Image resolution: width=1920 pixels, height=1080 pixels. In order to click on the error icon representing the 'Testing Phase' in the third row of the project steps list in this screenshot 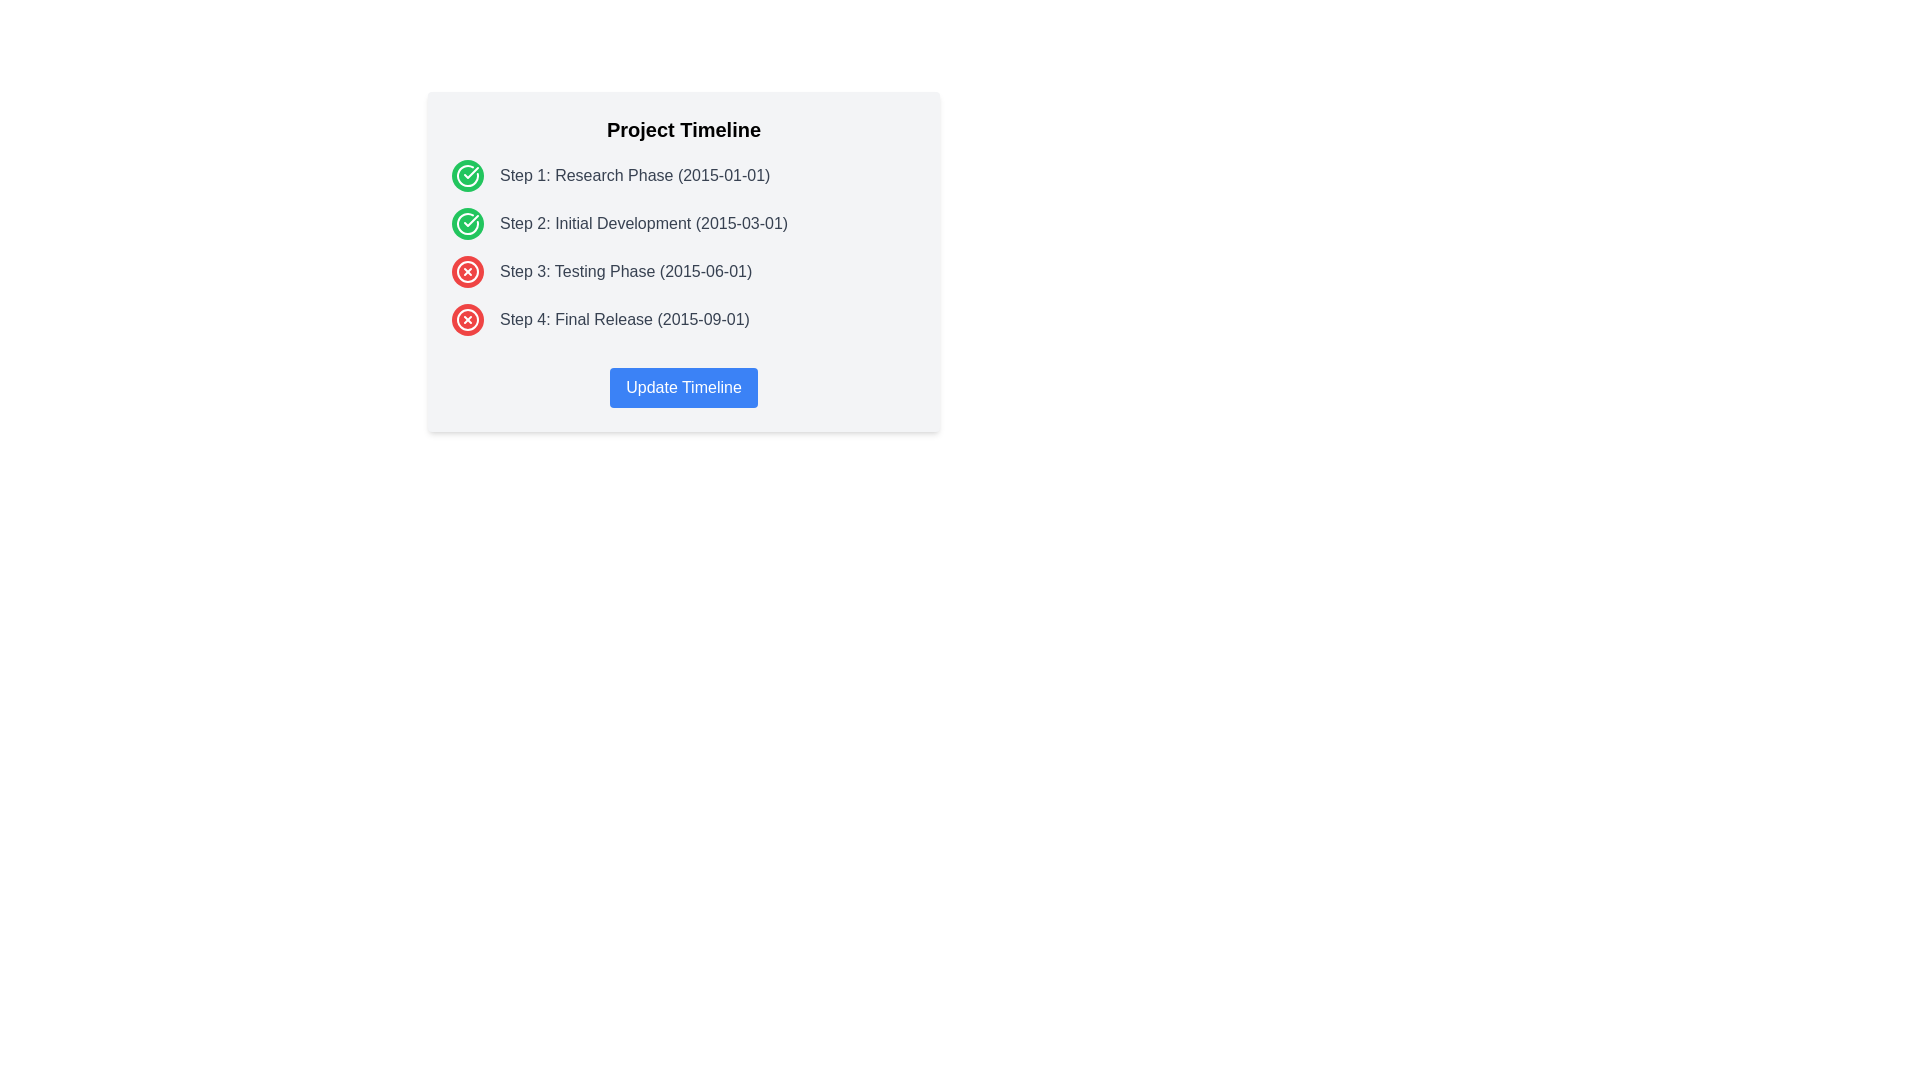, I will do `click(466, 319)`.